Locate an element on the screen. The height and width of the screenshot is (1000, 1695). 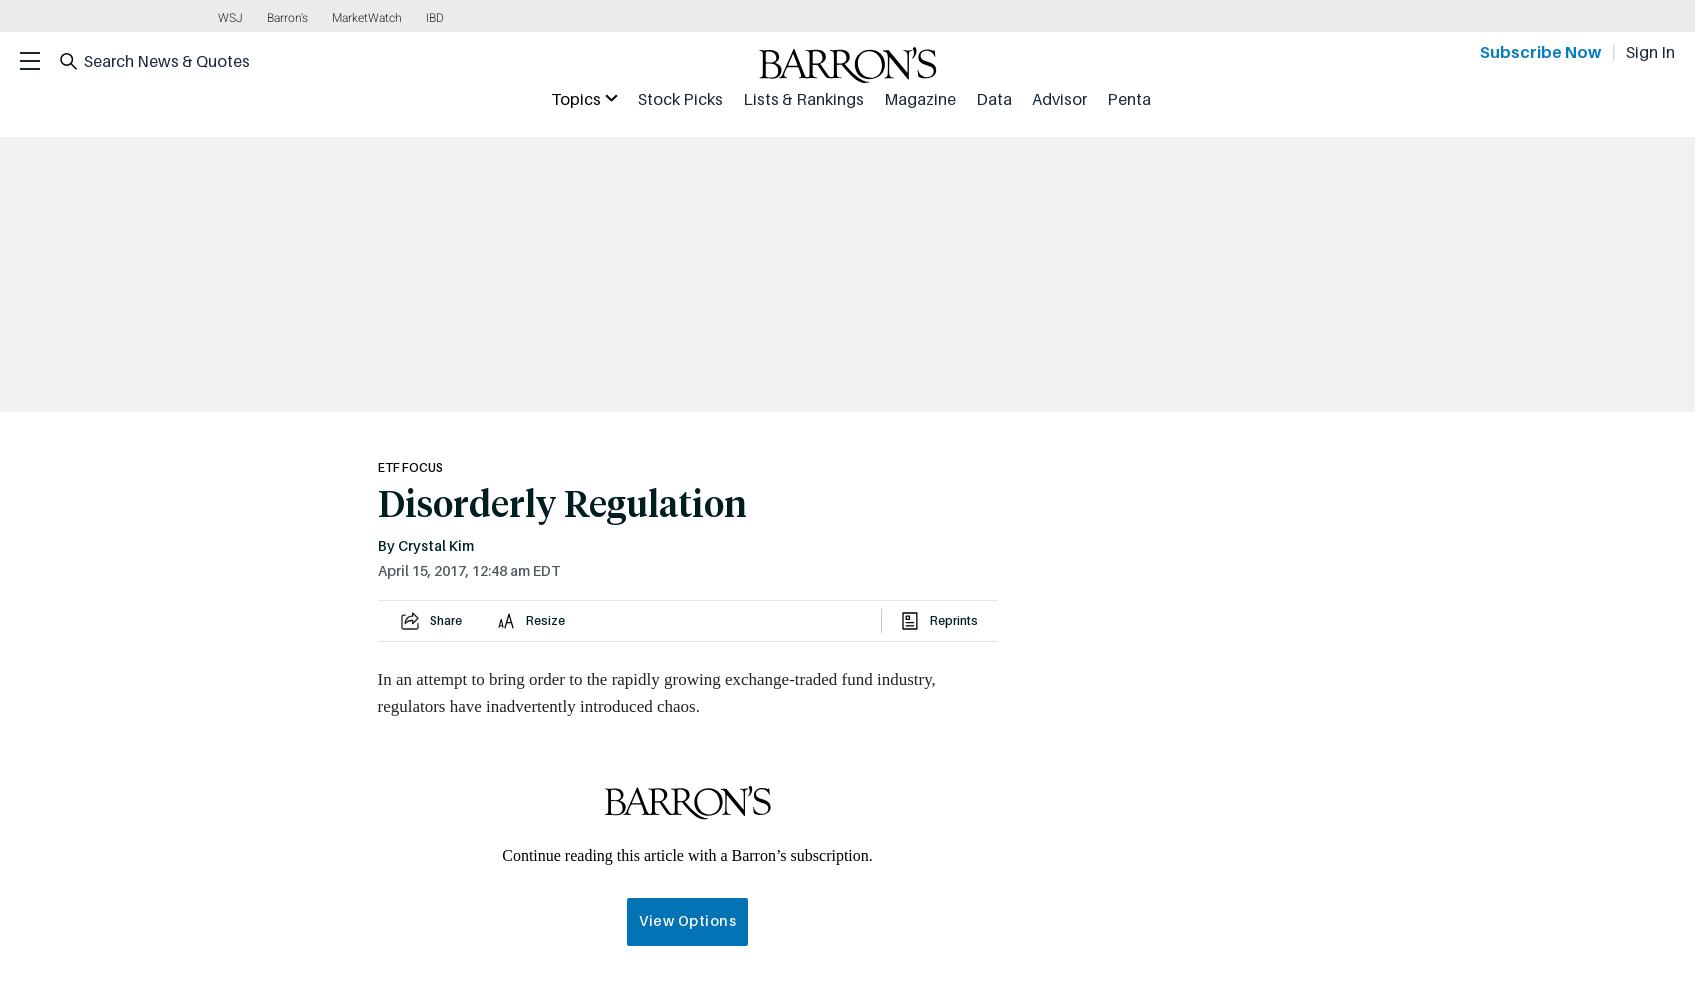
'Data' is located at coordinates (974, 98).